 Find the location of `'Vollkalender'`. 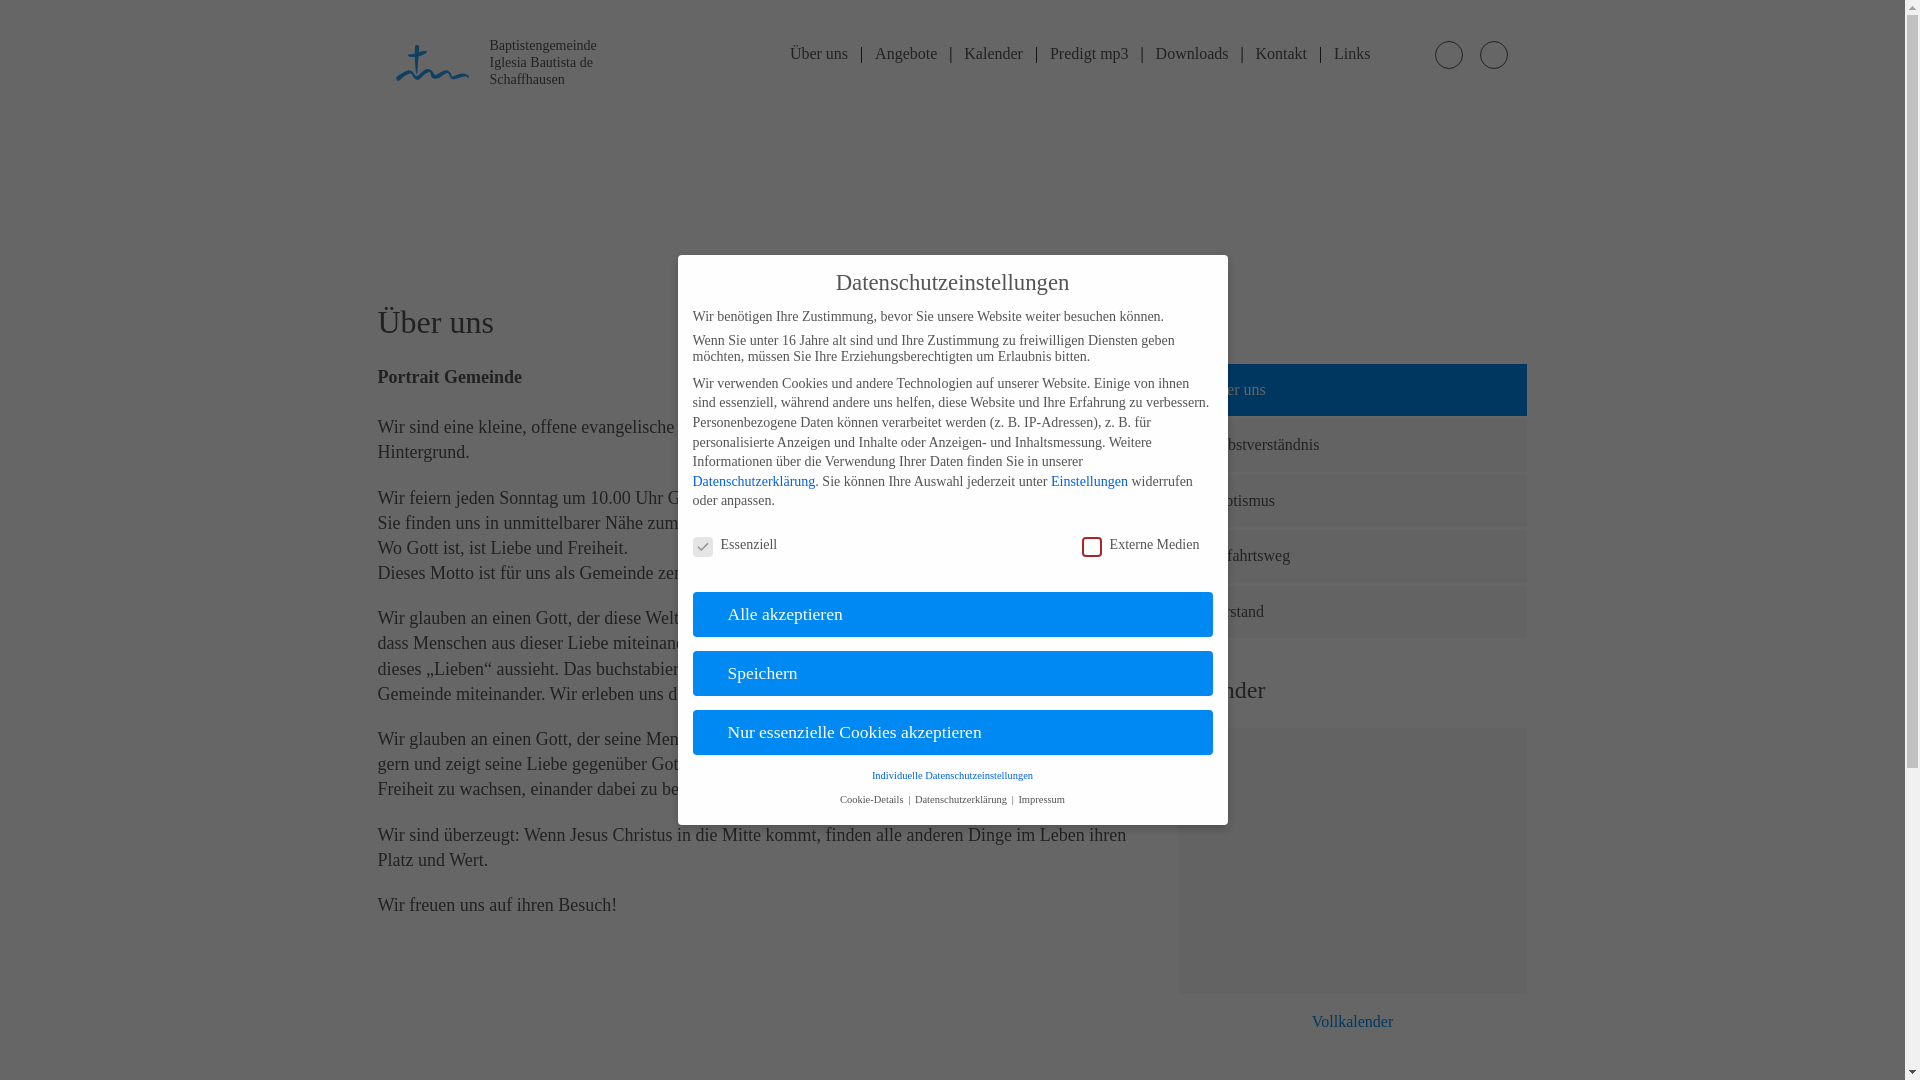

'Vollkalender' is located at coordinates (1353, 1022).